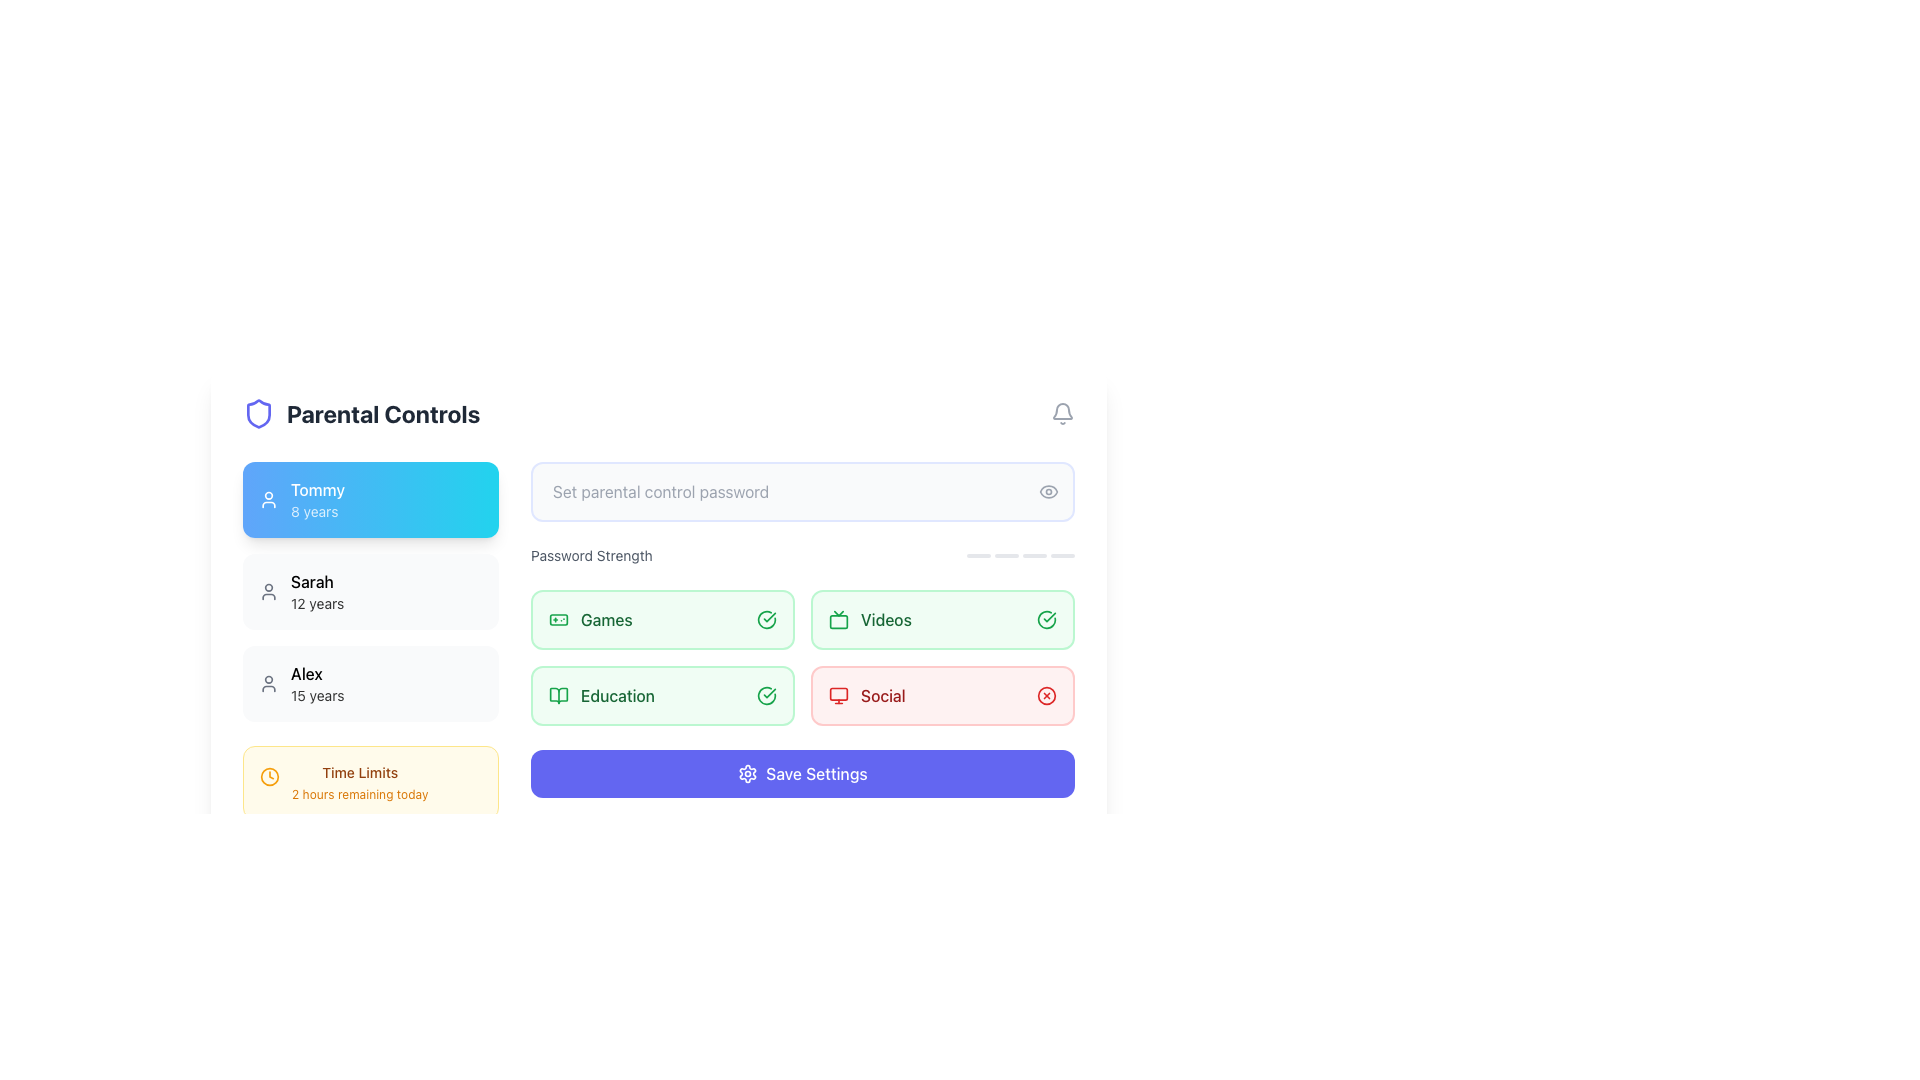  Describe the element at coordinates (267, 590) in the screenshot. I see `the user profile icon associated with 'Sarah' located in the left panel of the interface` at that location.